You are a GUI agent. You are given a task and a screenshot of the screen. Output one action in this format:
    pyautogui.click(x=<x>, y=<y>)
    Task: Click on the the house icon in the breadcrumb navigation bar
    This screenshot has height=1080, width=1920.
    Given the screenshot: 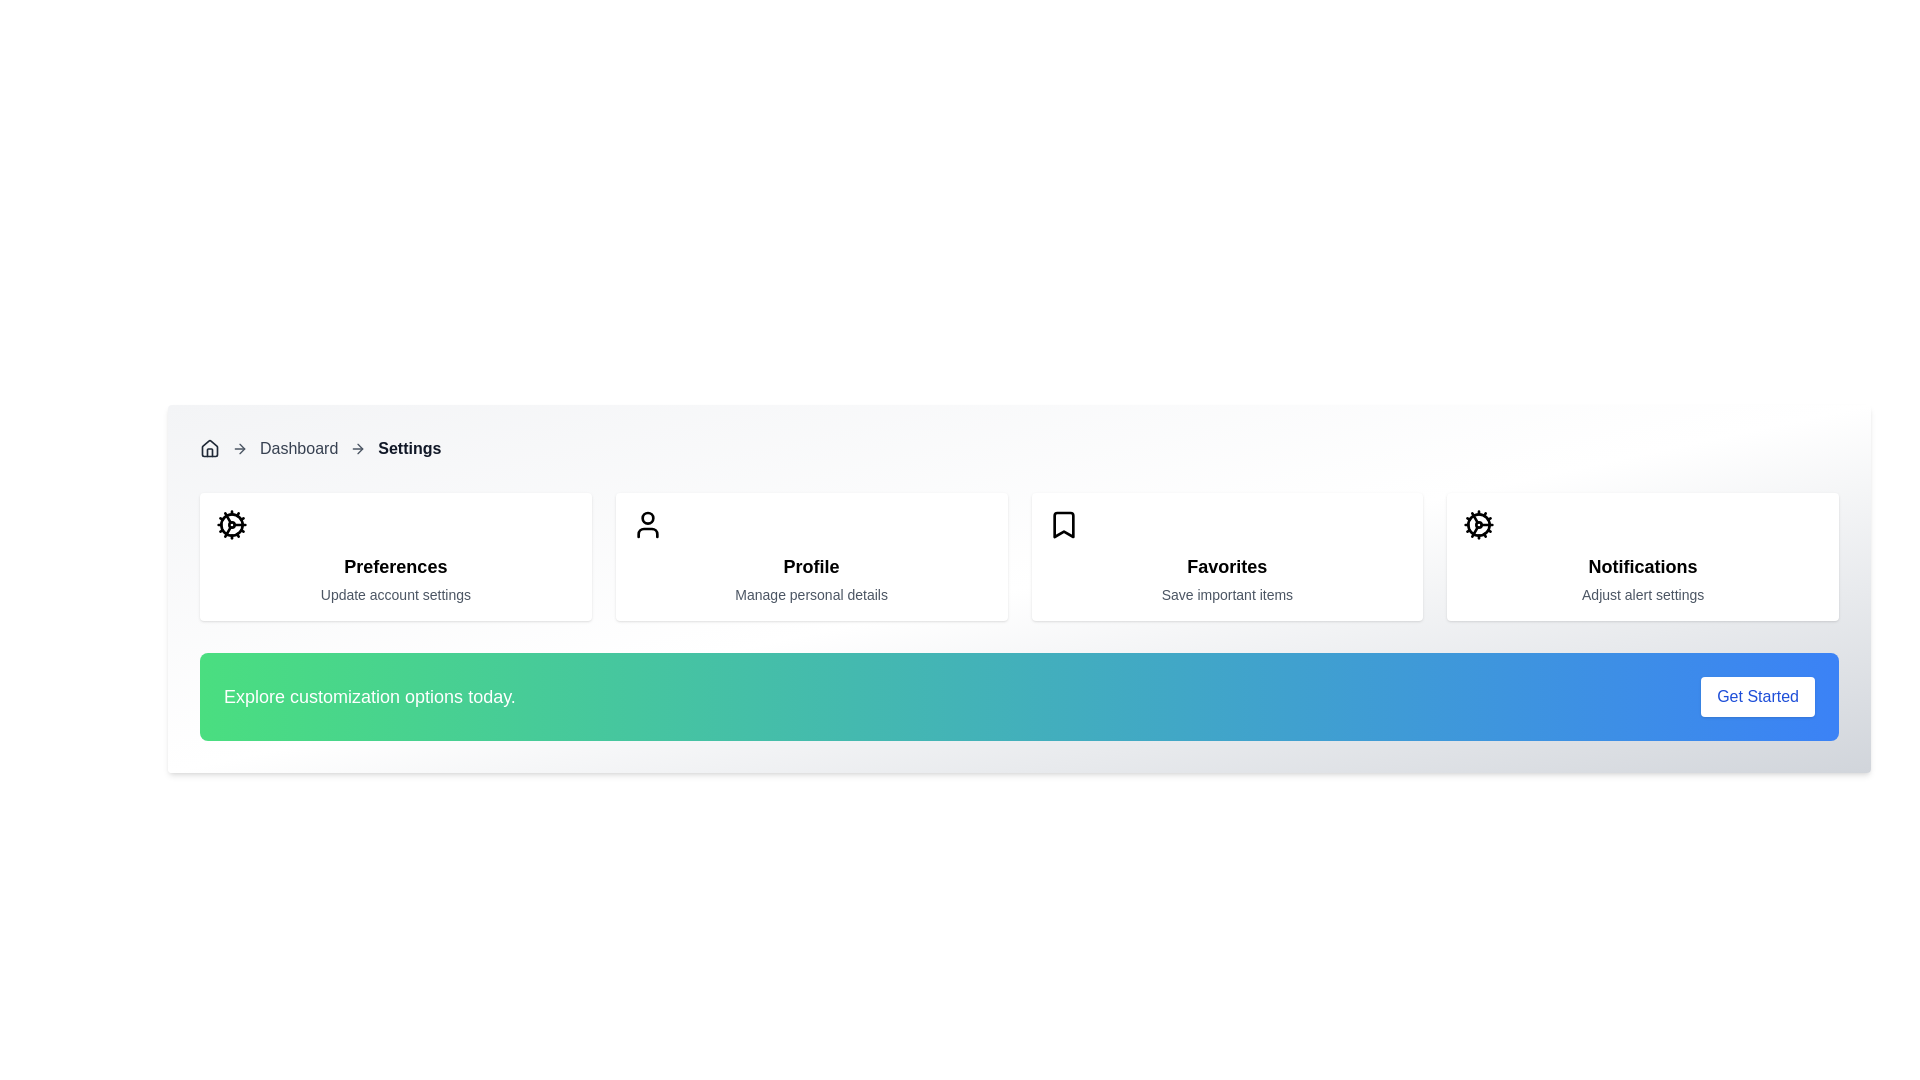 What is the action you would take?
    pyautogui.click(x=210, y=447)
    